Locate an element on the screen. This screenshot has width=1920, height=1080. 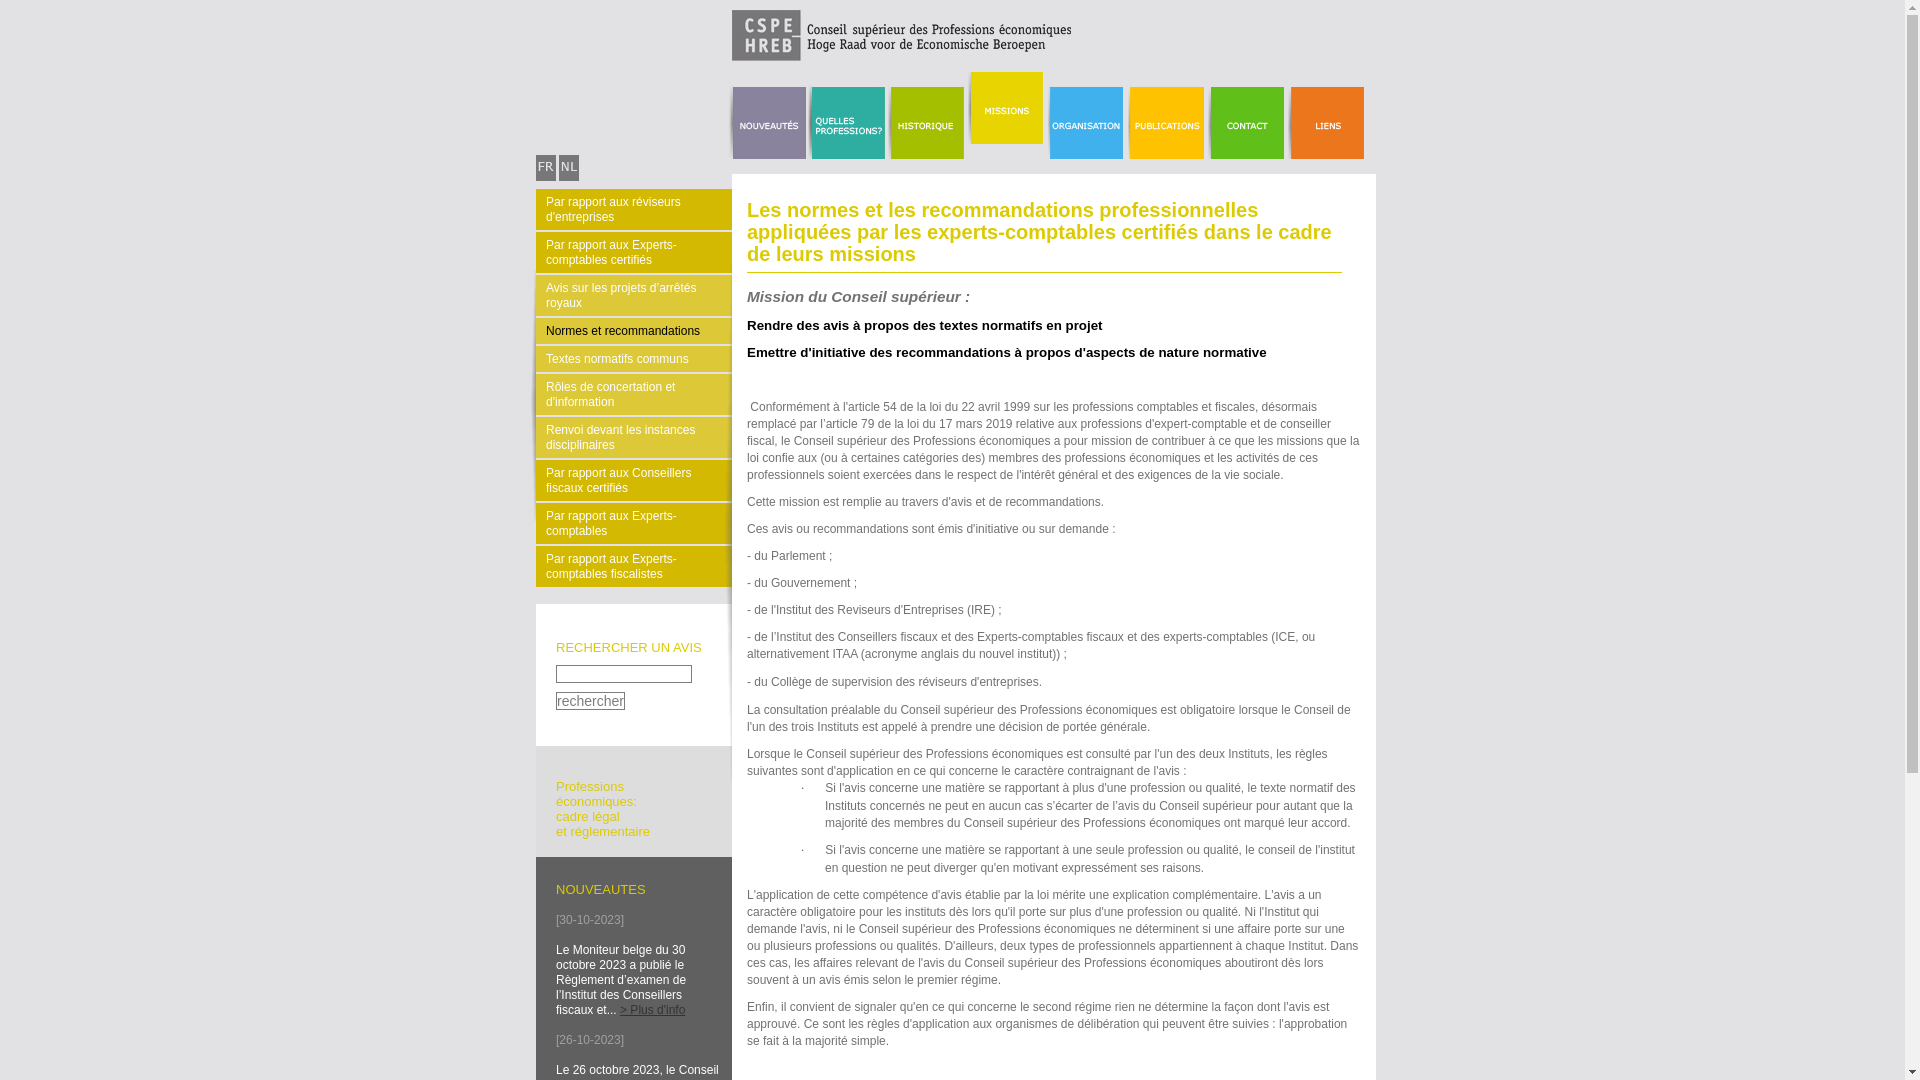
'> Plus d'info' is located at coordinates (618, 1010).